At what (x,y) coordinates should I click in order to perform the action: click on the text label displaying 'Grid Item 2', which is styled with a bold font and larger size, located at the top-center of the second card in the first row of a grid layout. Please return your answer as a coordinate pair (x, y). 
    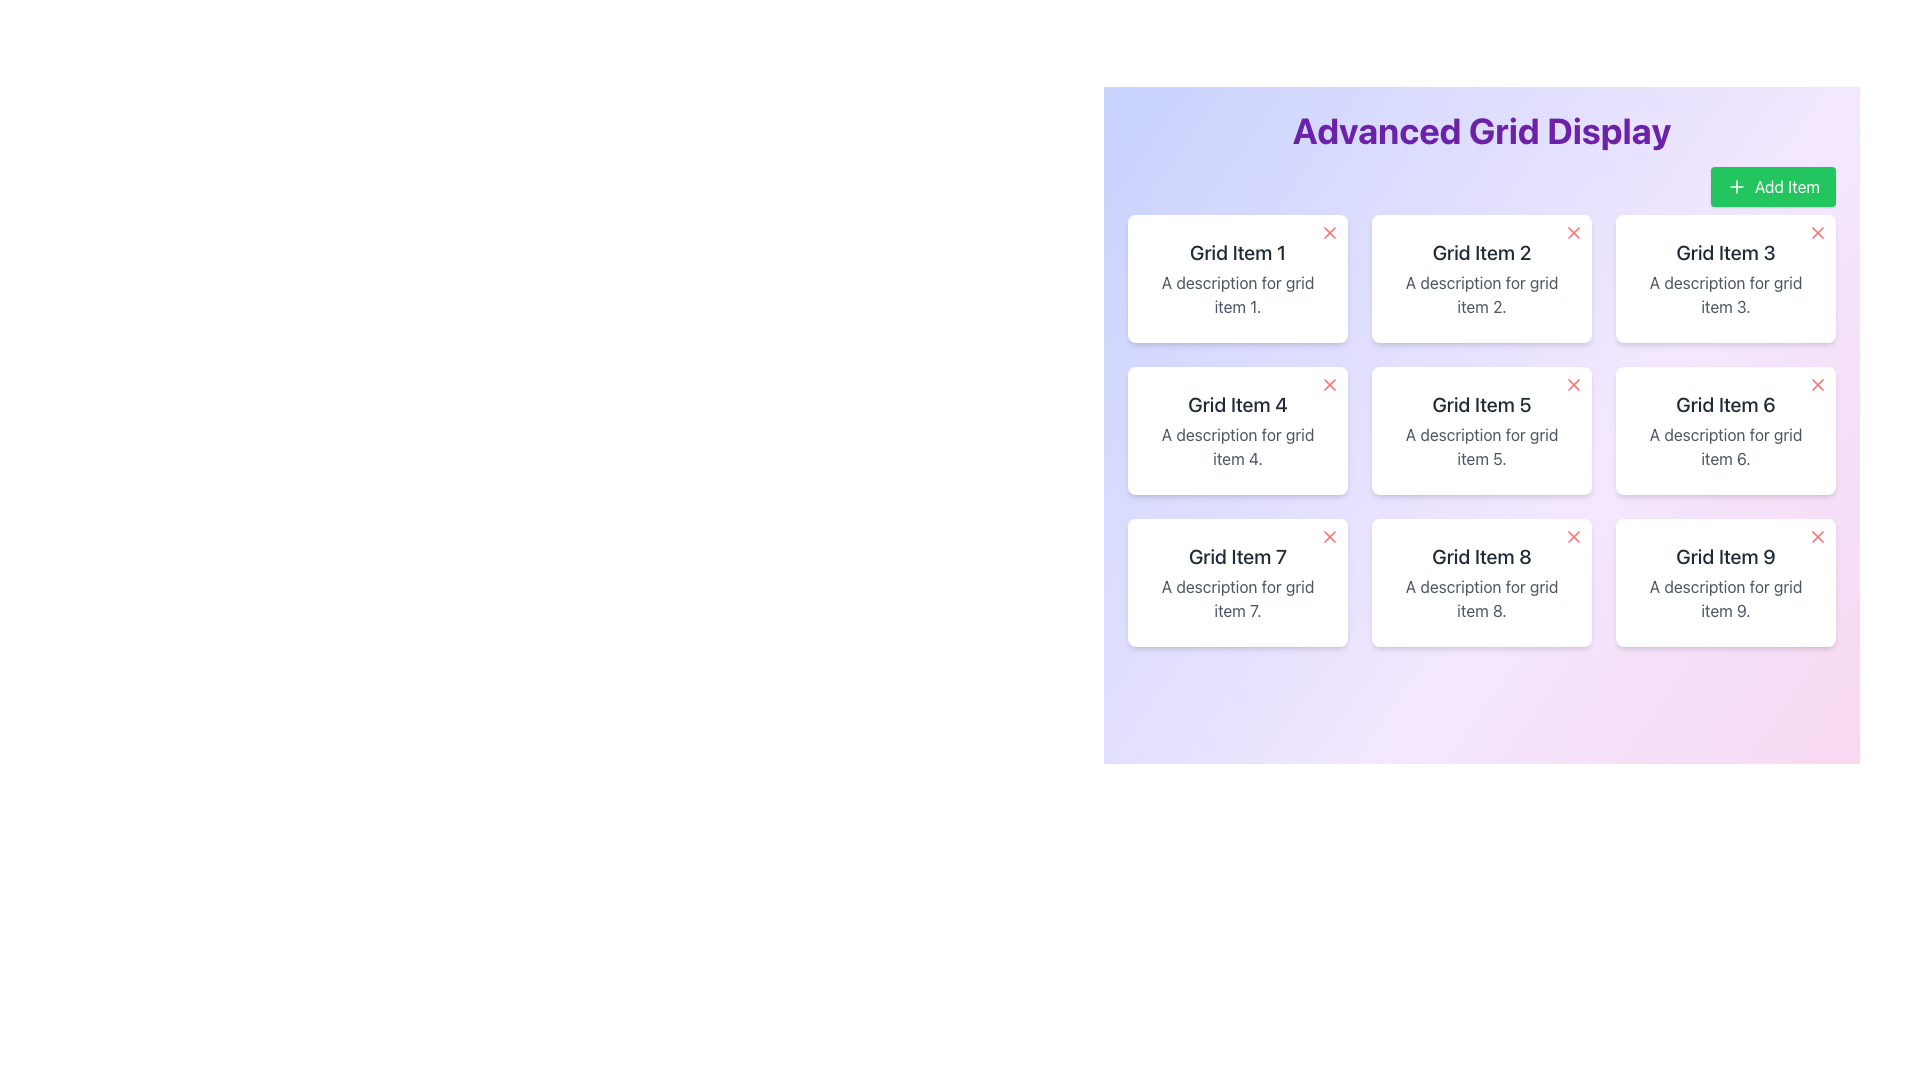
    Looking at the image, I should click on (1482, 252).